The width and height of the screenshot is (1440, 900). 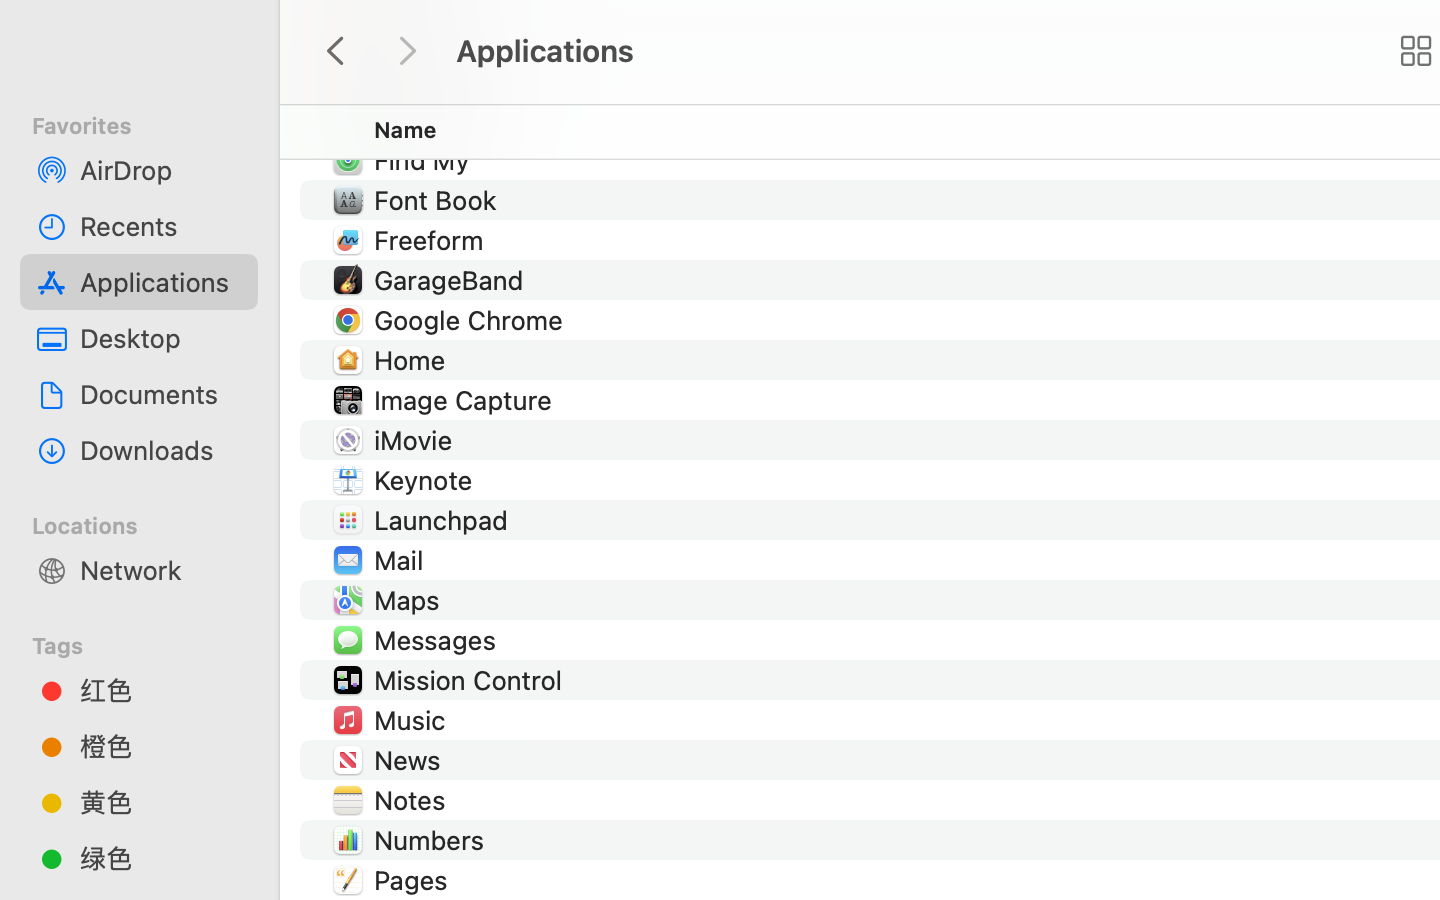 I want to click on 'Image Capture', so click(x=466, y=399).